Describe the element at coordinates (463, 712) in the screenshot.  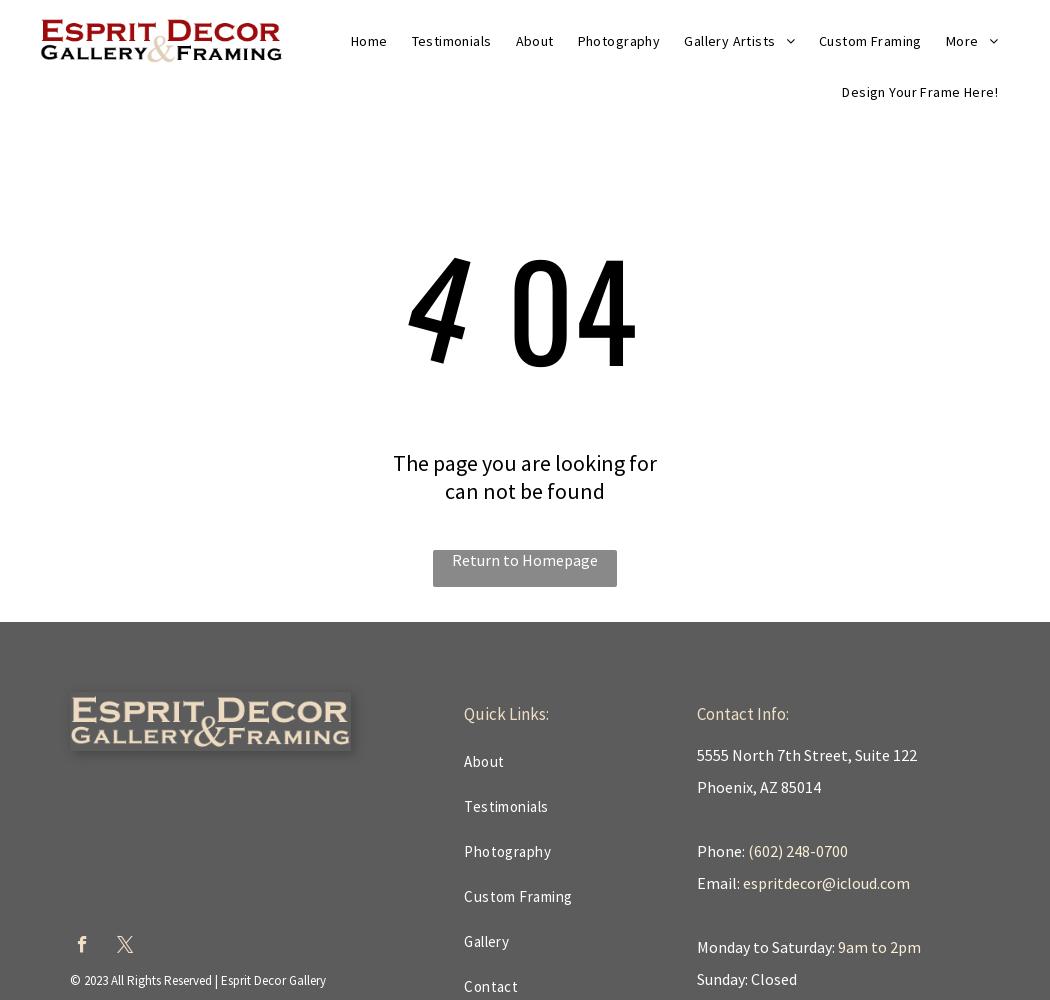
I see `'Quick Links:'` at that location.